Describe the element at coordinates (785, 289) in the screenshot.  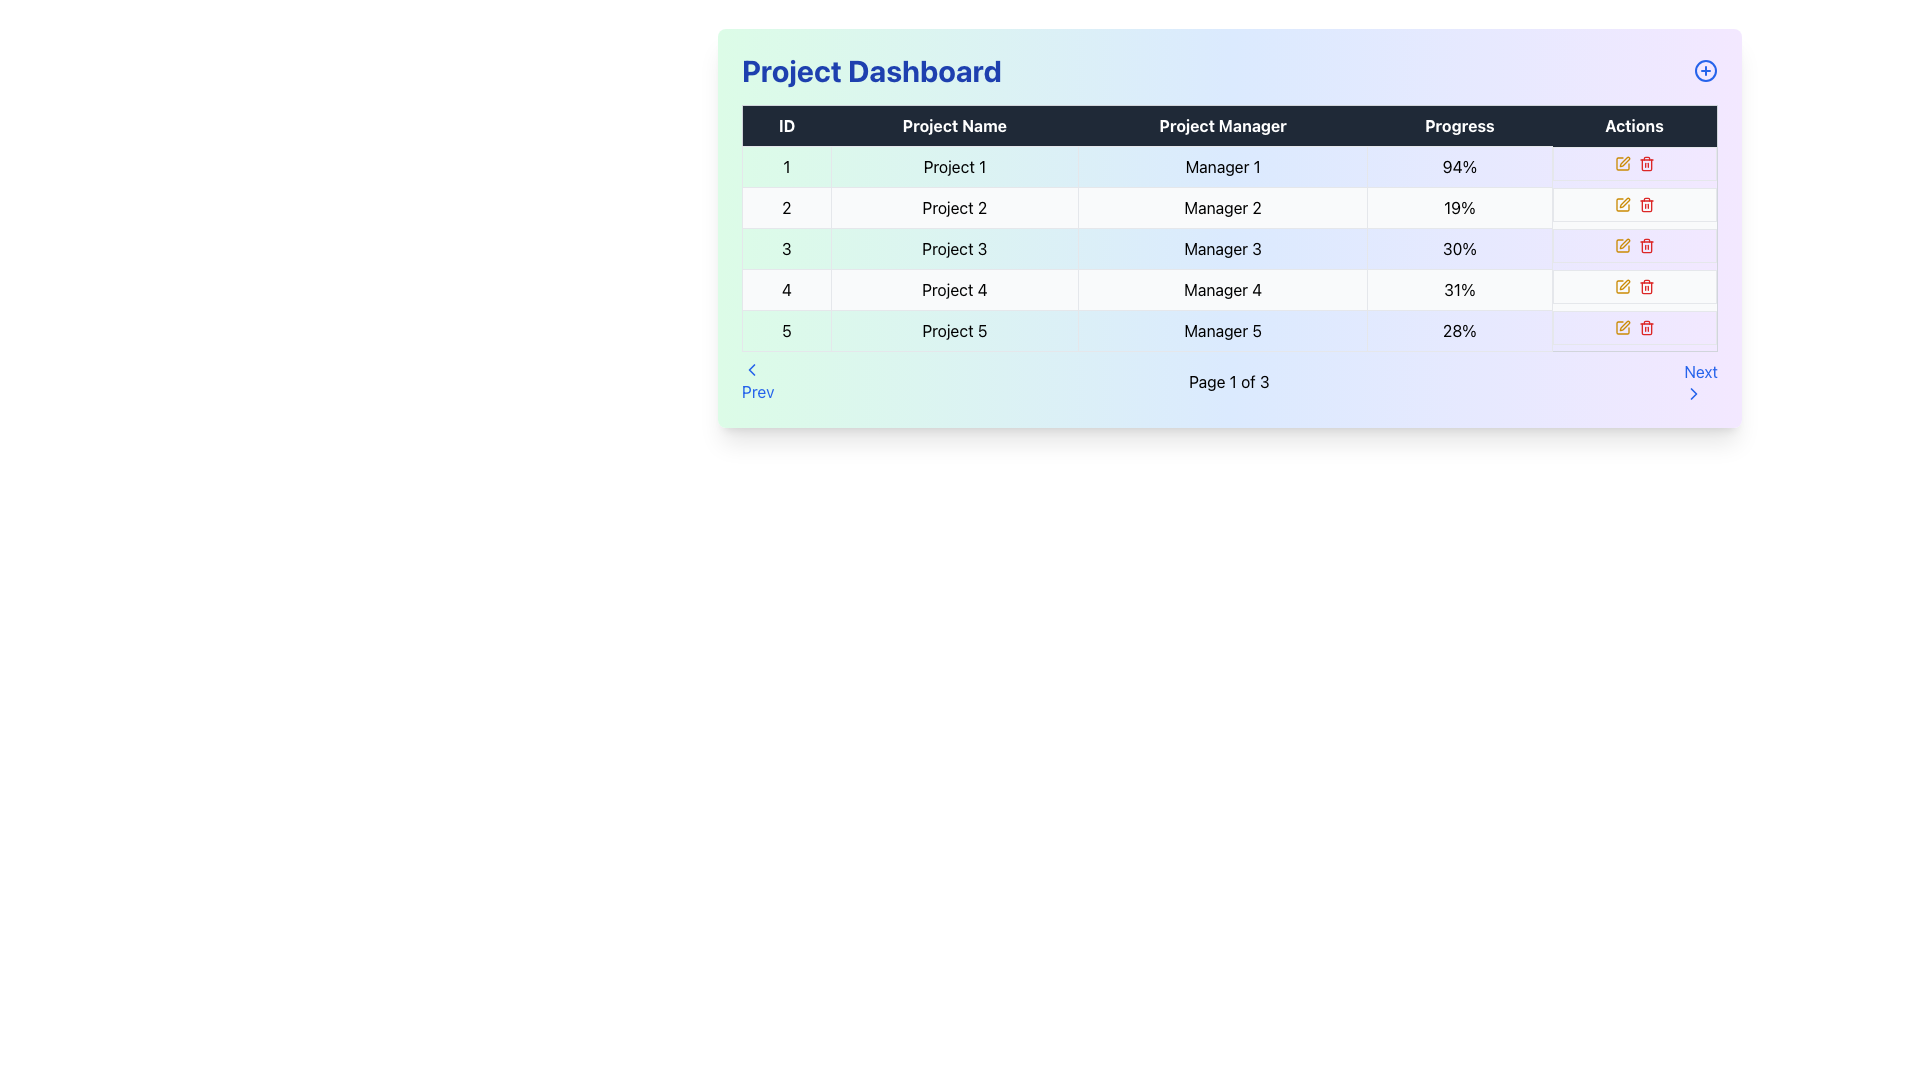
I see `the first table cell in the row labeled '4' under the 'ID' column, which displays the ID for 'Project 4'` at that location.